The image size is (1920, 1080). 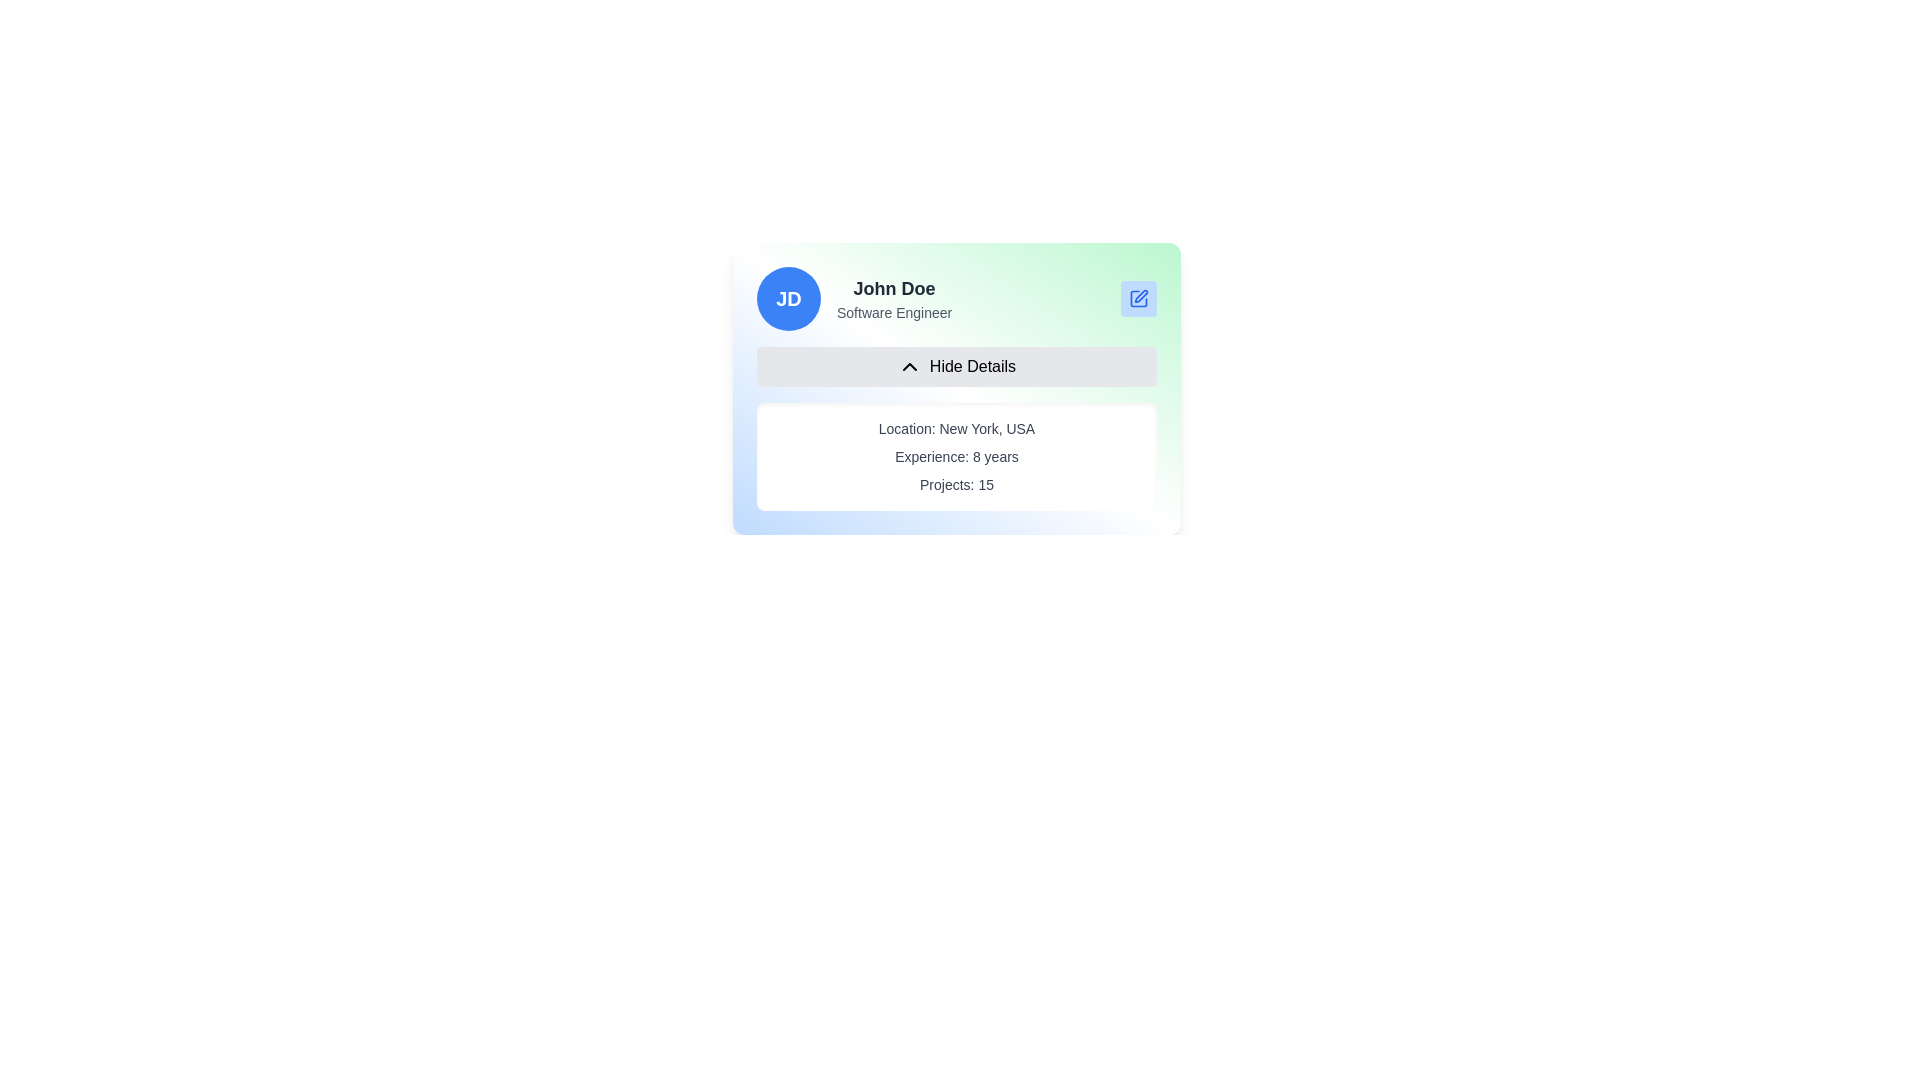 I want to click on the edit button with a light blue background and pen icon located at the far right side of the user information card, so click(x=1138, y=299).